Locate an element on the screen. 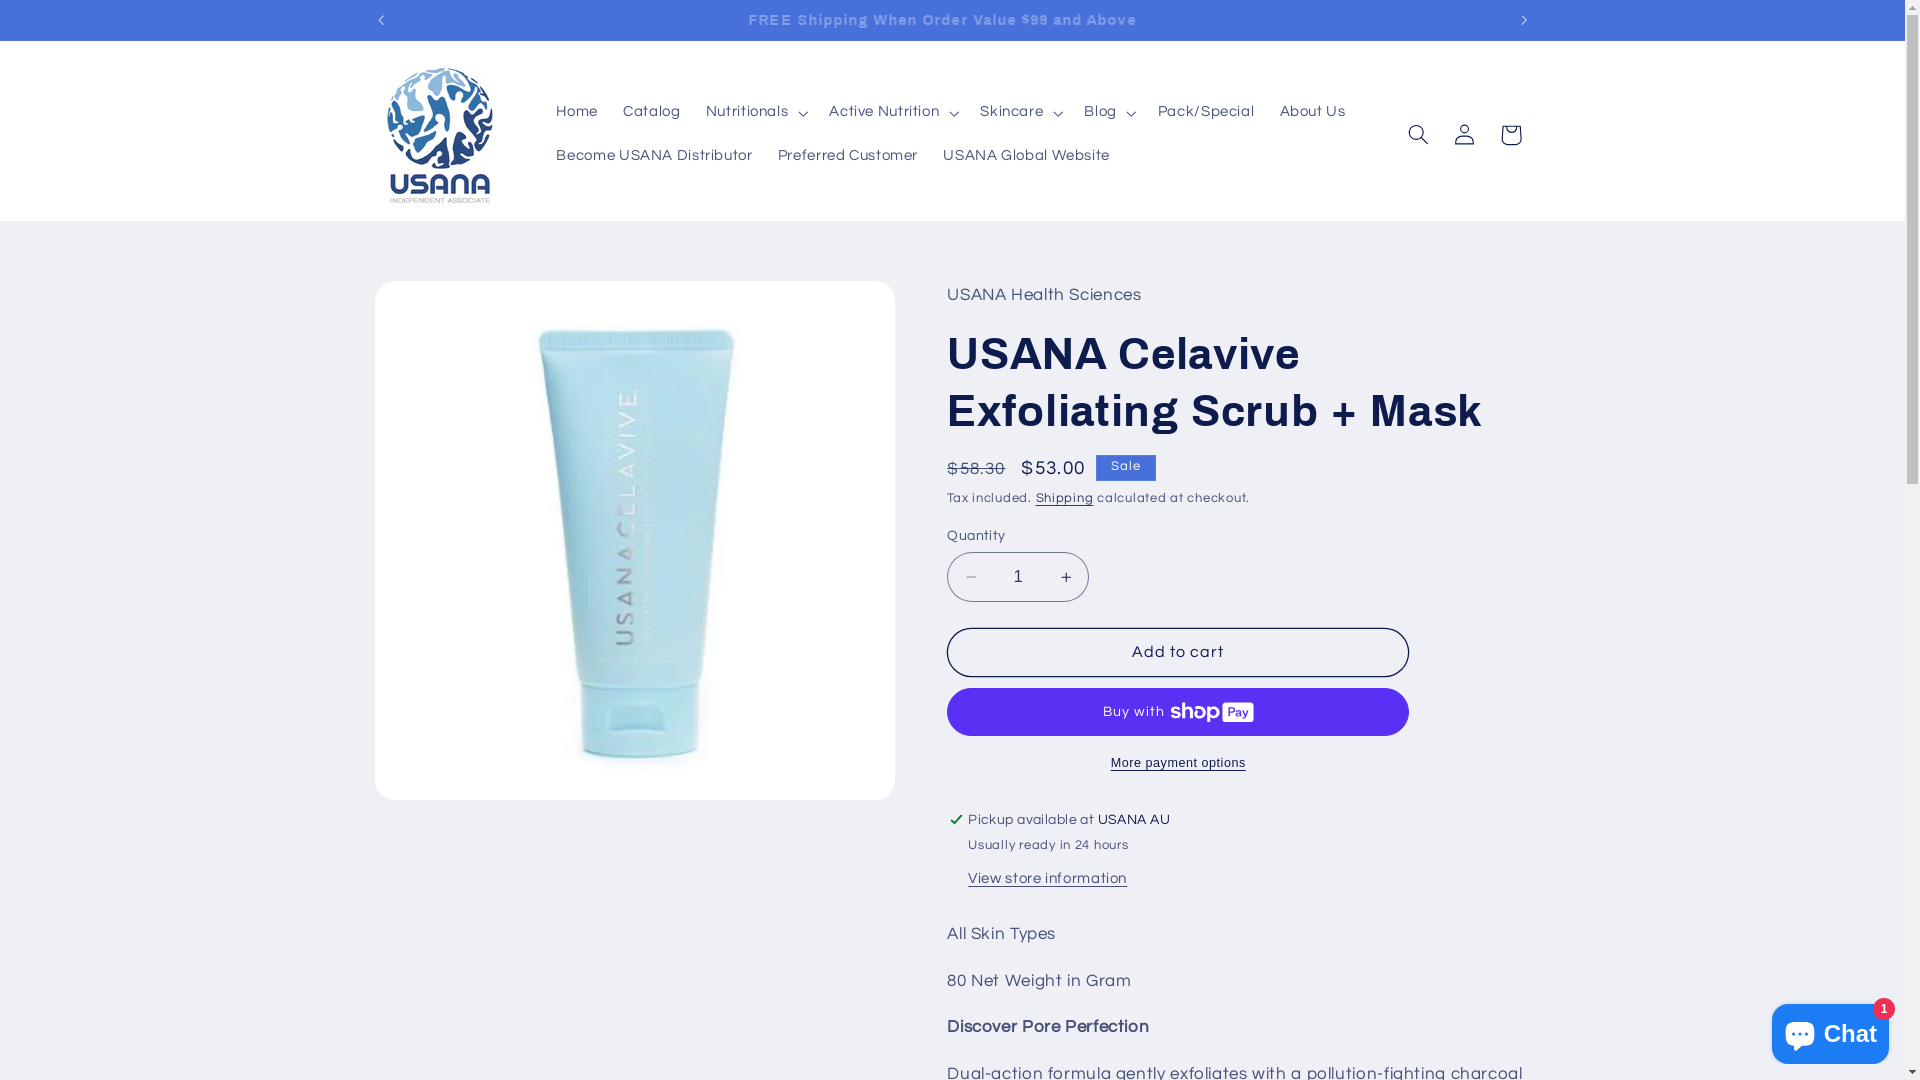  'Preferred Customer' is located at coordinates (848, 156).